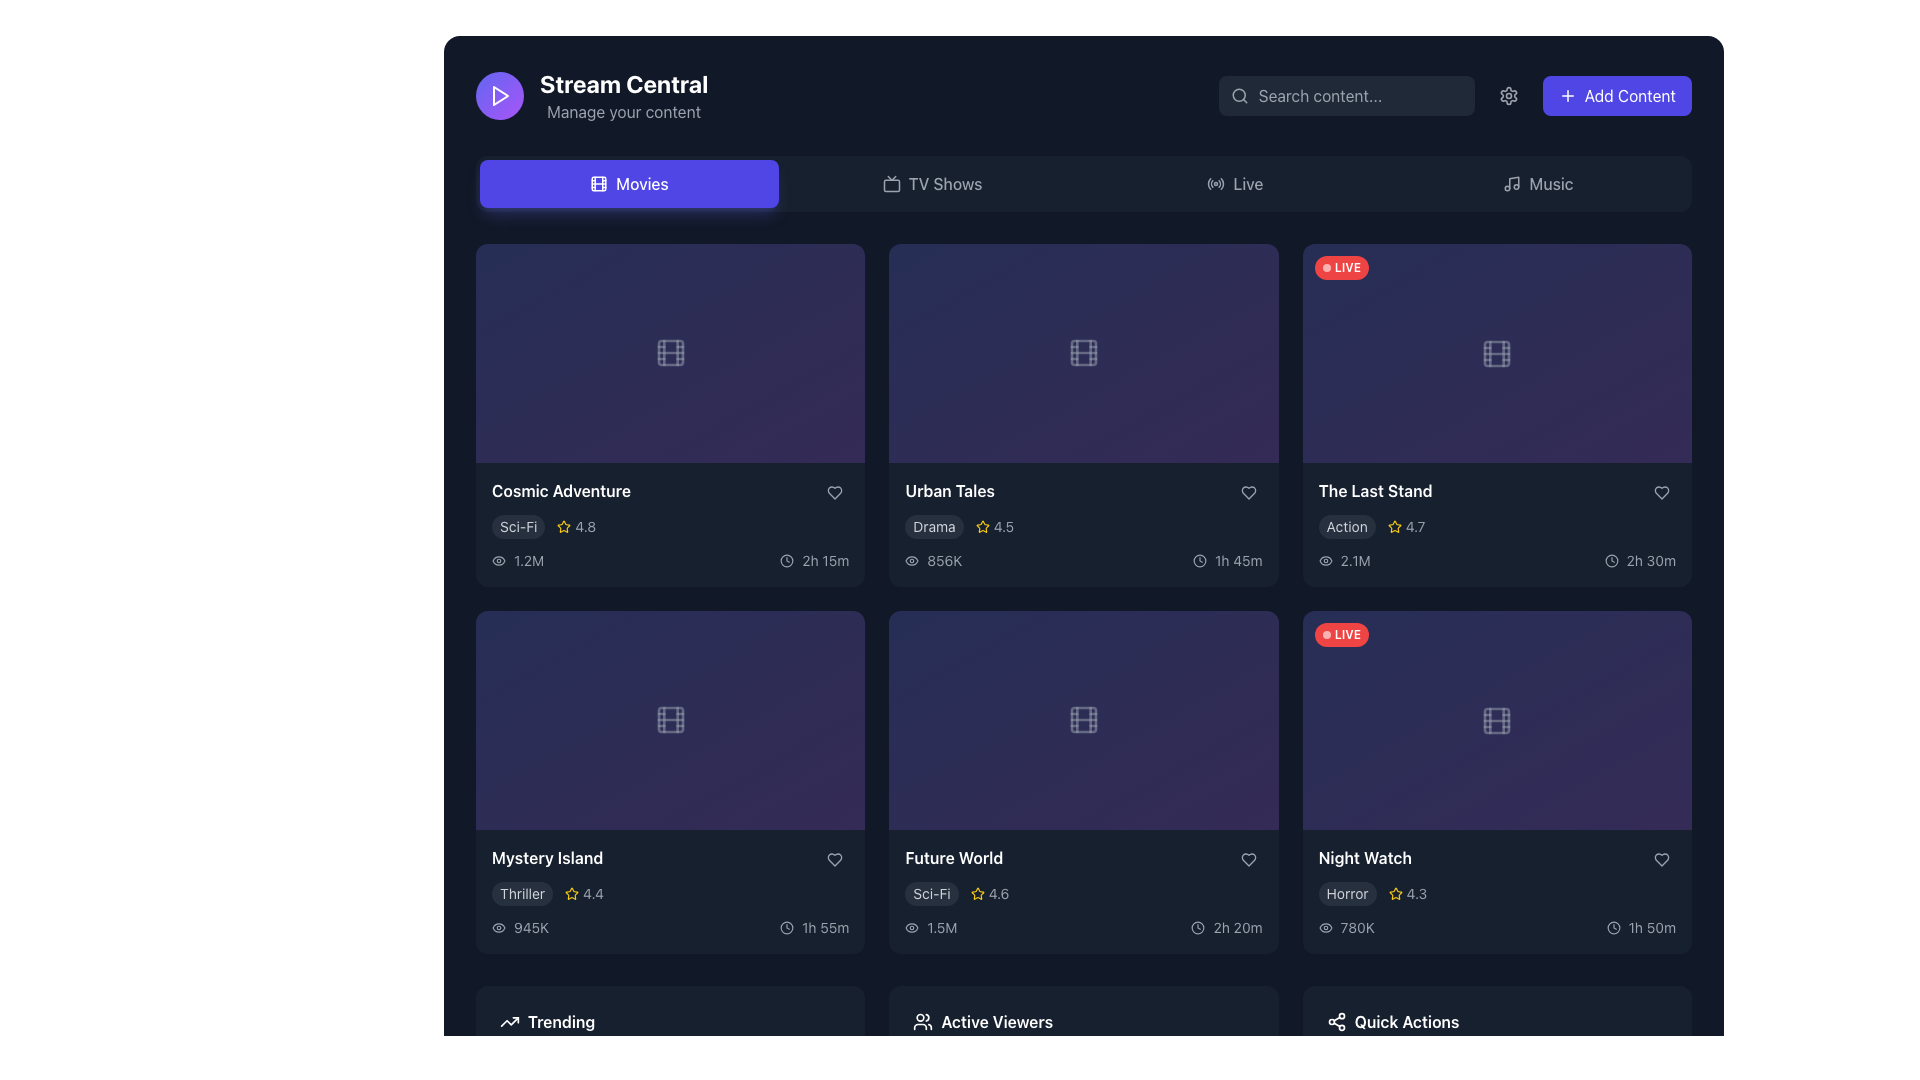  What do you see at coordinates (1661, 859) in the screenshot?
I see `the heart icon button at the bottom-right of the 'Night Watch' movie card to mark it as a favorite` at bounding box center [1661, 859].